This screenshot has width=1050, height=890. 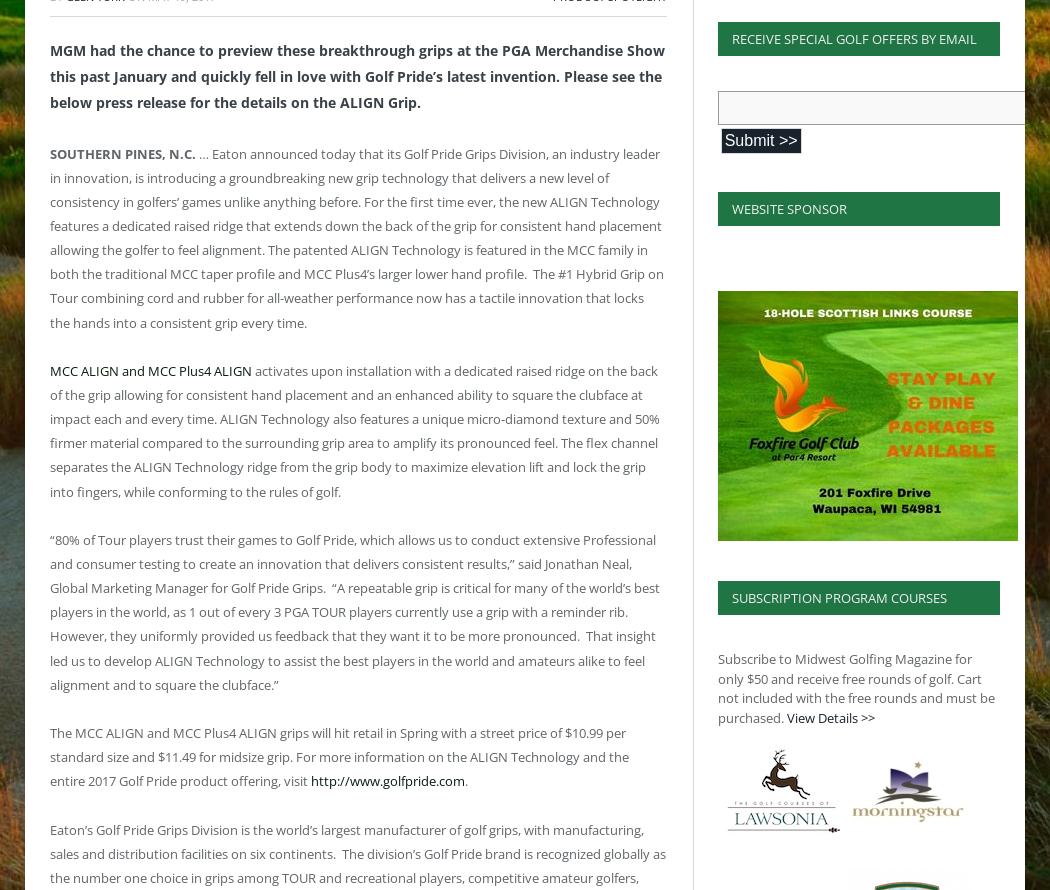 What do you see at coordinates (356, 236) in the screenshot?
I see `'… Eaton announced today that its Golf Pride Grips Division, an industry leader in innovation, is introducing a groundbreaking new grip technology that delivers a new level of consistency in golfers’ games unlike anything before. For the first time ever, the new ALIGN Technology features a dedicated raised ridge that extends down the back of the grip for consistent hand placement allowing the golfer to feel alignment. The patented ALIGN Technology is featured in the MCC family in both the traditional MCC taper profile and MCC Plus4’s larger lower hand profile.  The #1 Hybrid Grip on Tour combining cord and rubber for all-weather performance now has a tactile innovation that locks the hands into a consistent grip every time.'` at bounding box center [356, 236].